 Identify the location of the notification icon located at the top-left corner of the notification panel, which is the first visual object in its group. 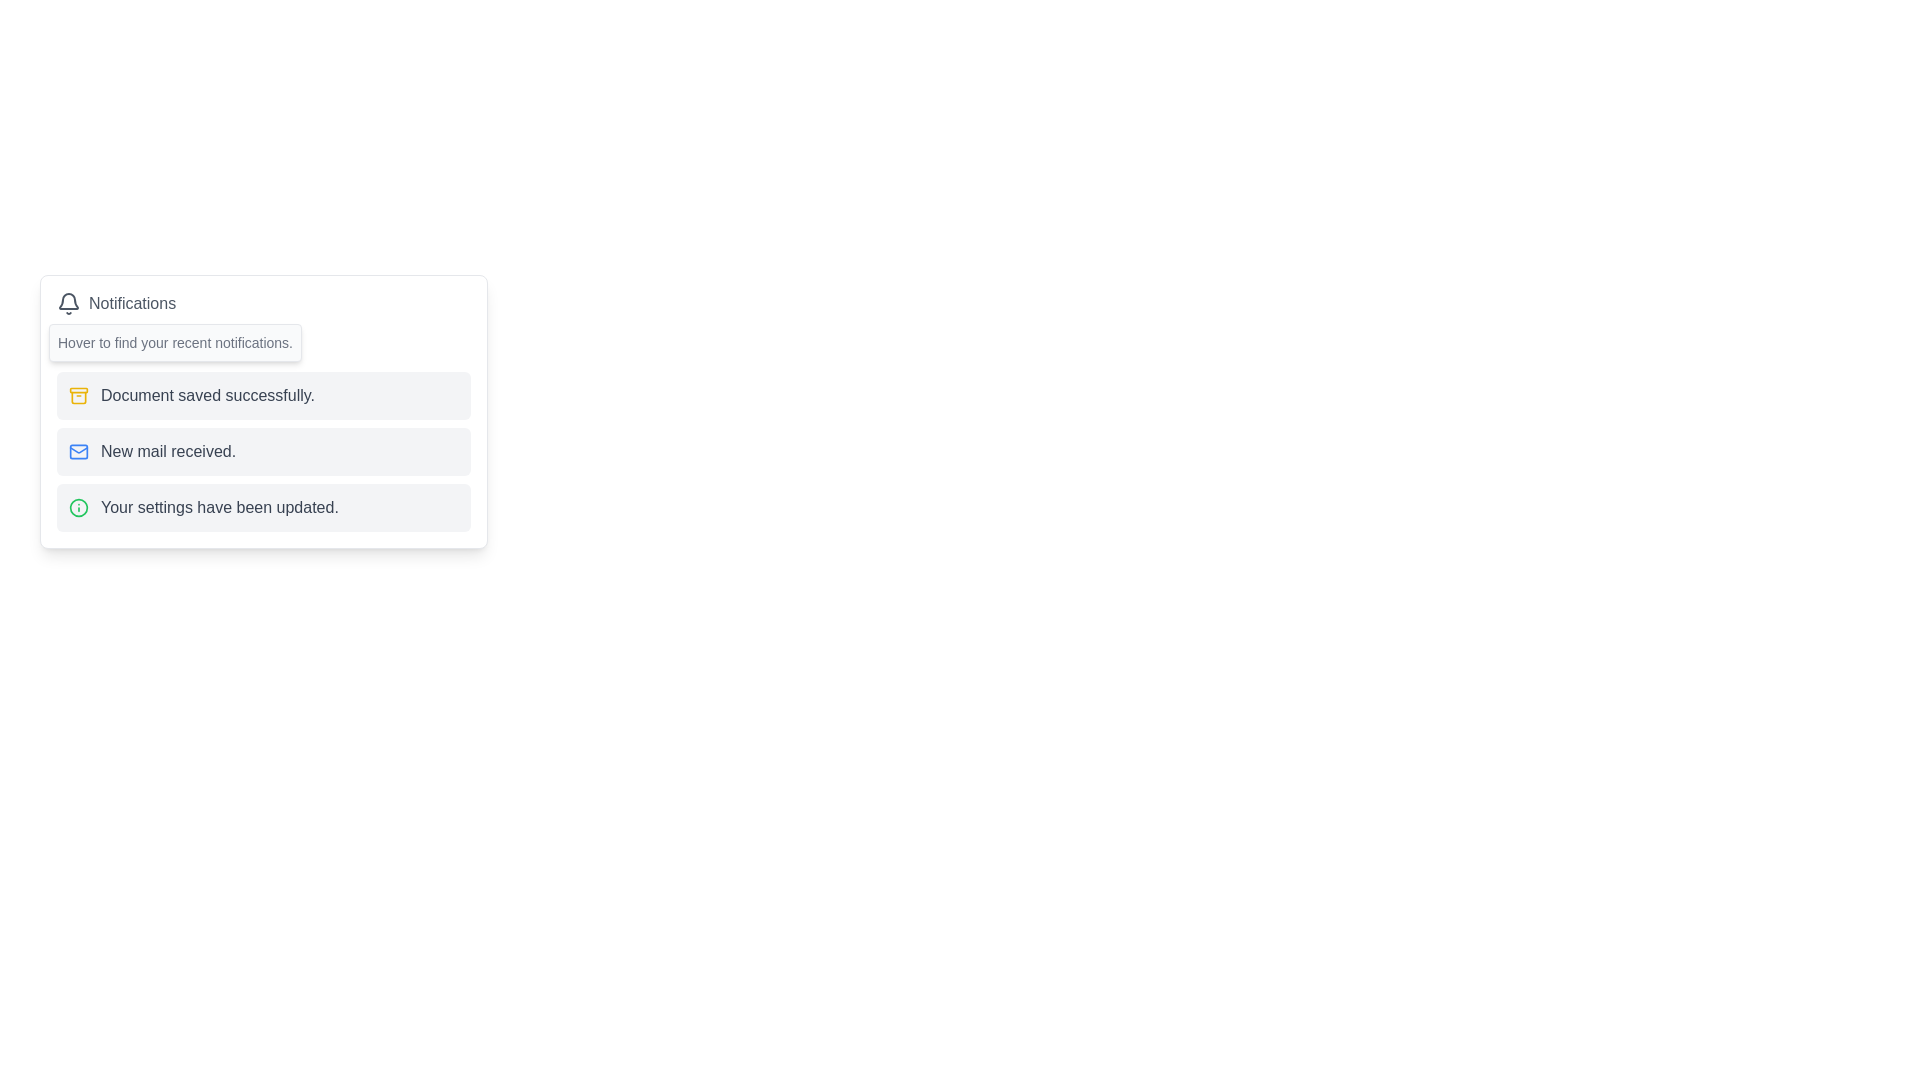
(68, 304).